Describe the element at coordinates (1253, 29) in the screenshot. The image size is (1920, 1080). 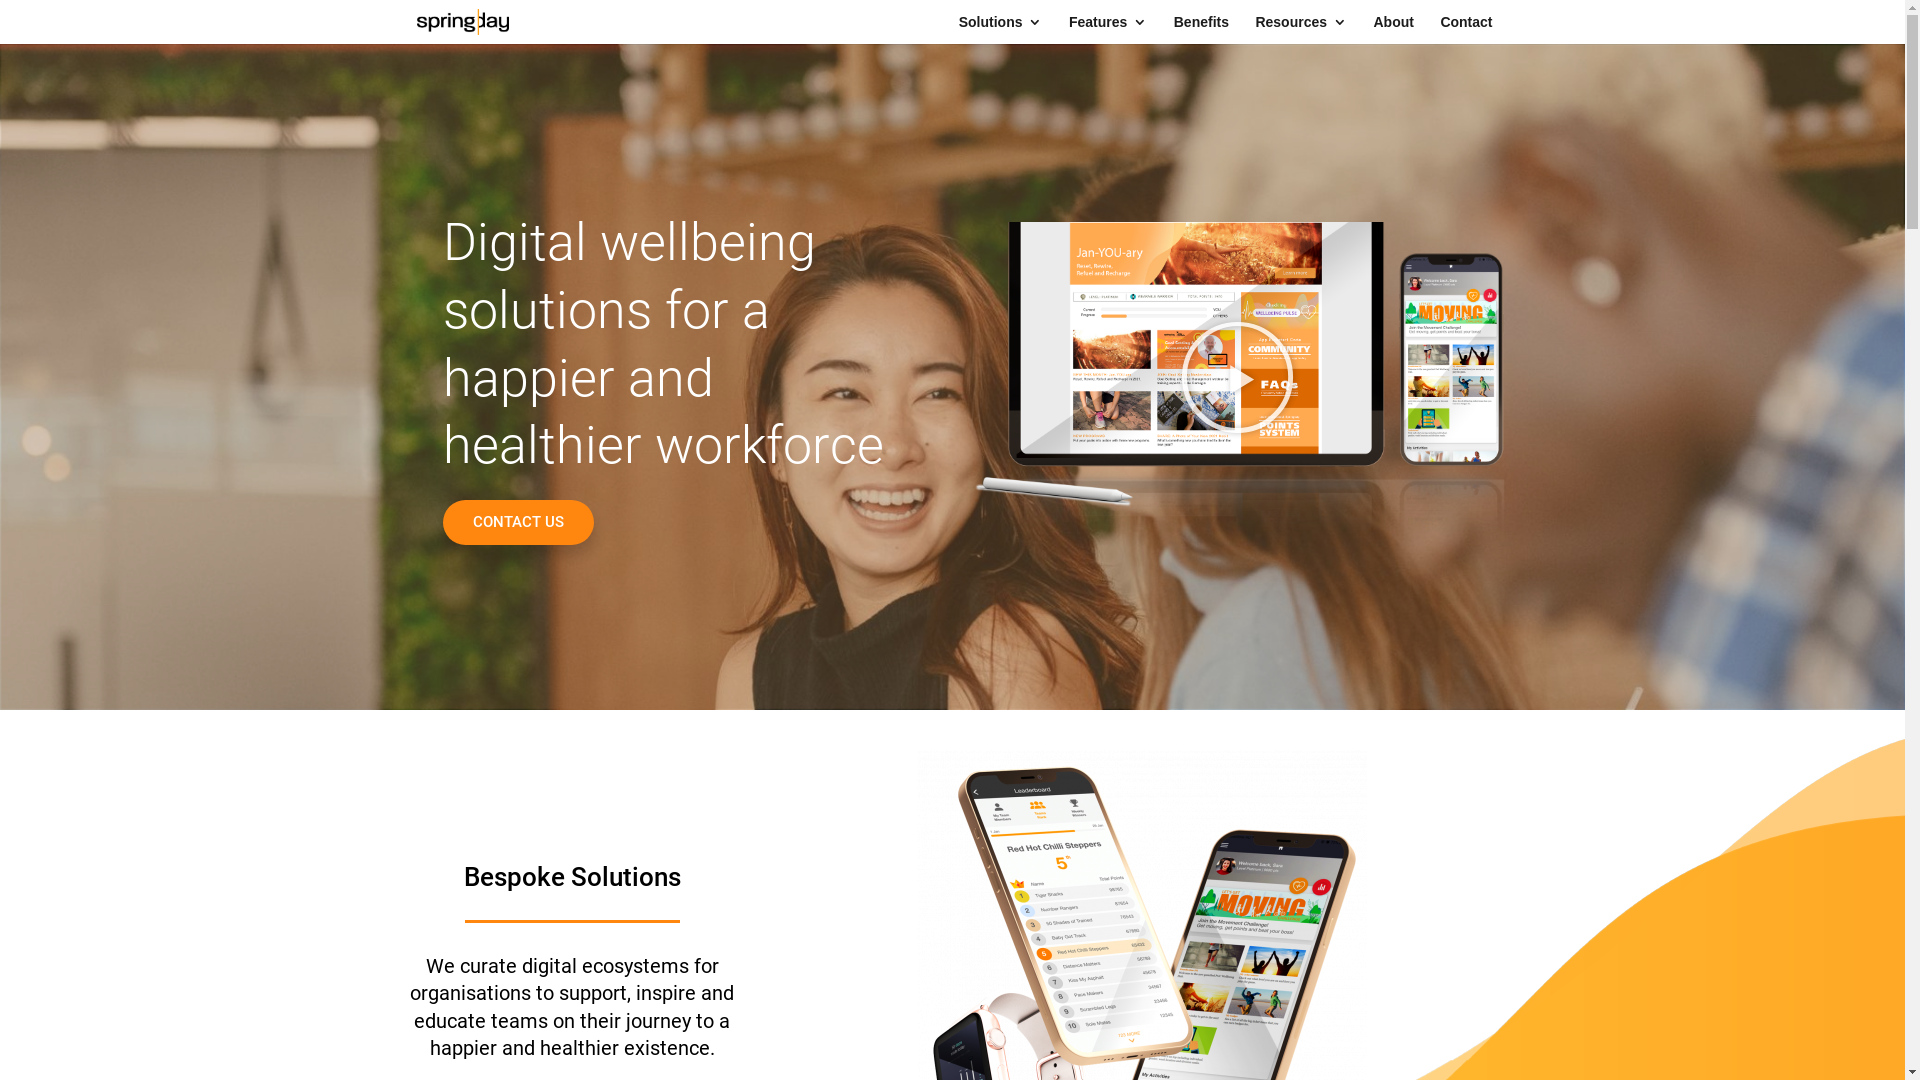
I see `'Resources'` at that location.